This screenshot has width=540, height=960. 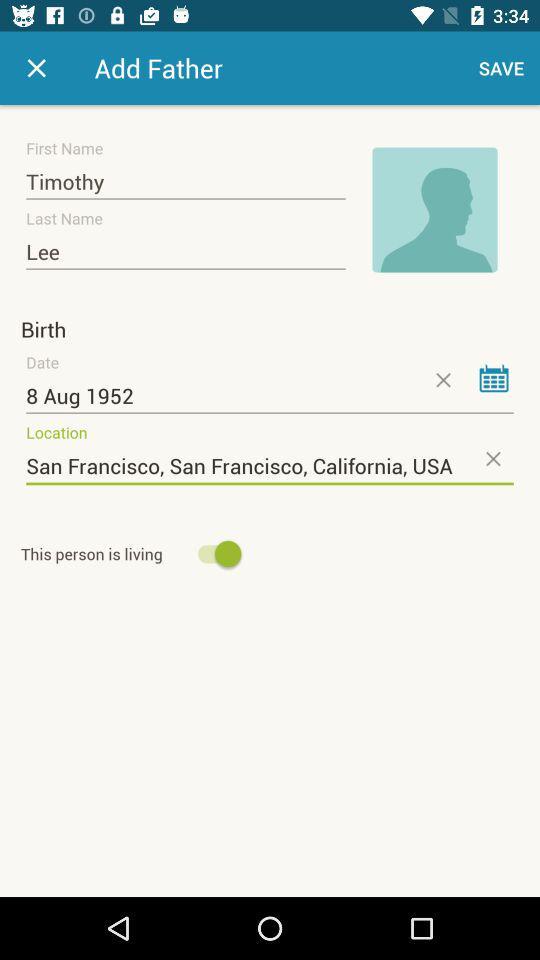 I want to click on icon to the right of the timothy item, so click(x=434, y=210).